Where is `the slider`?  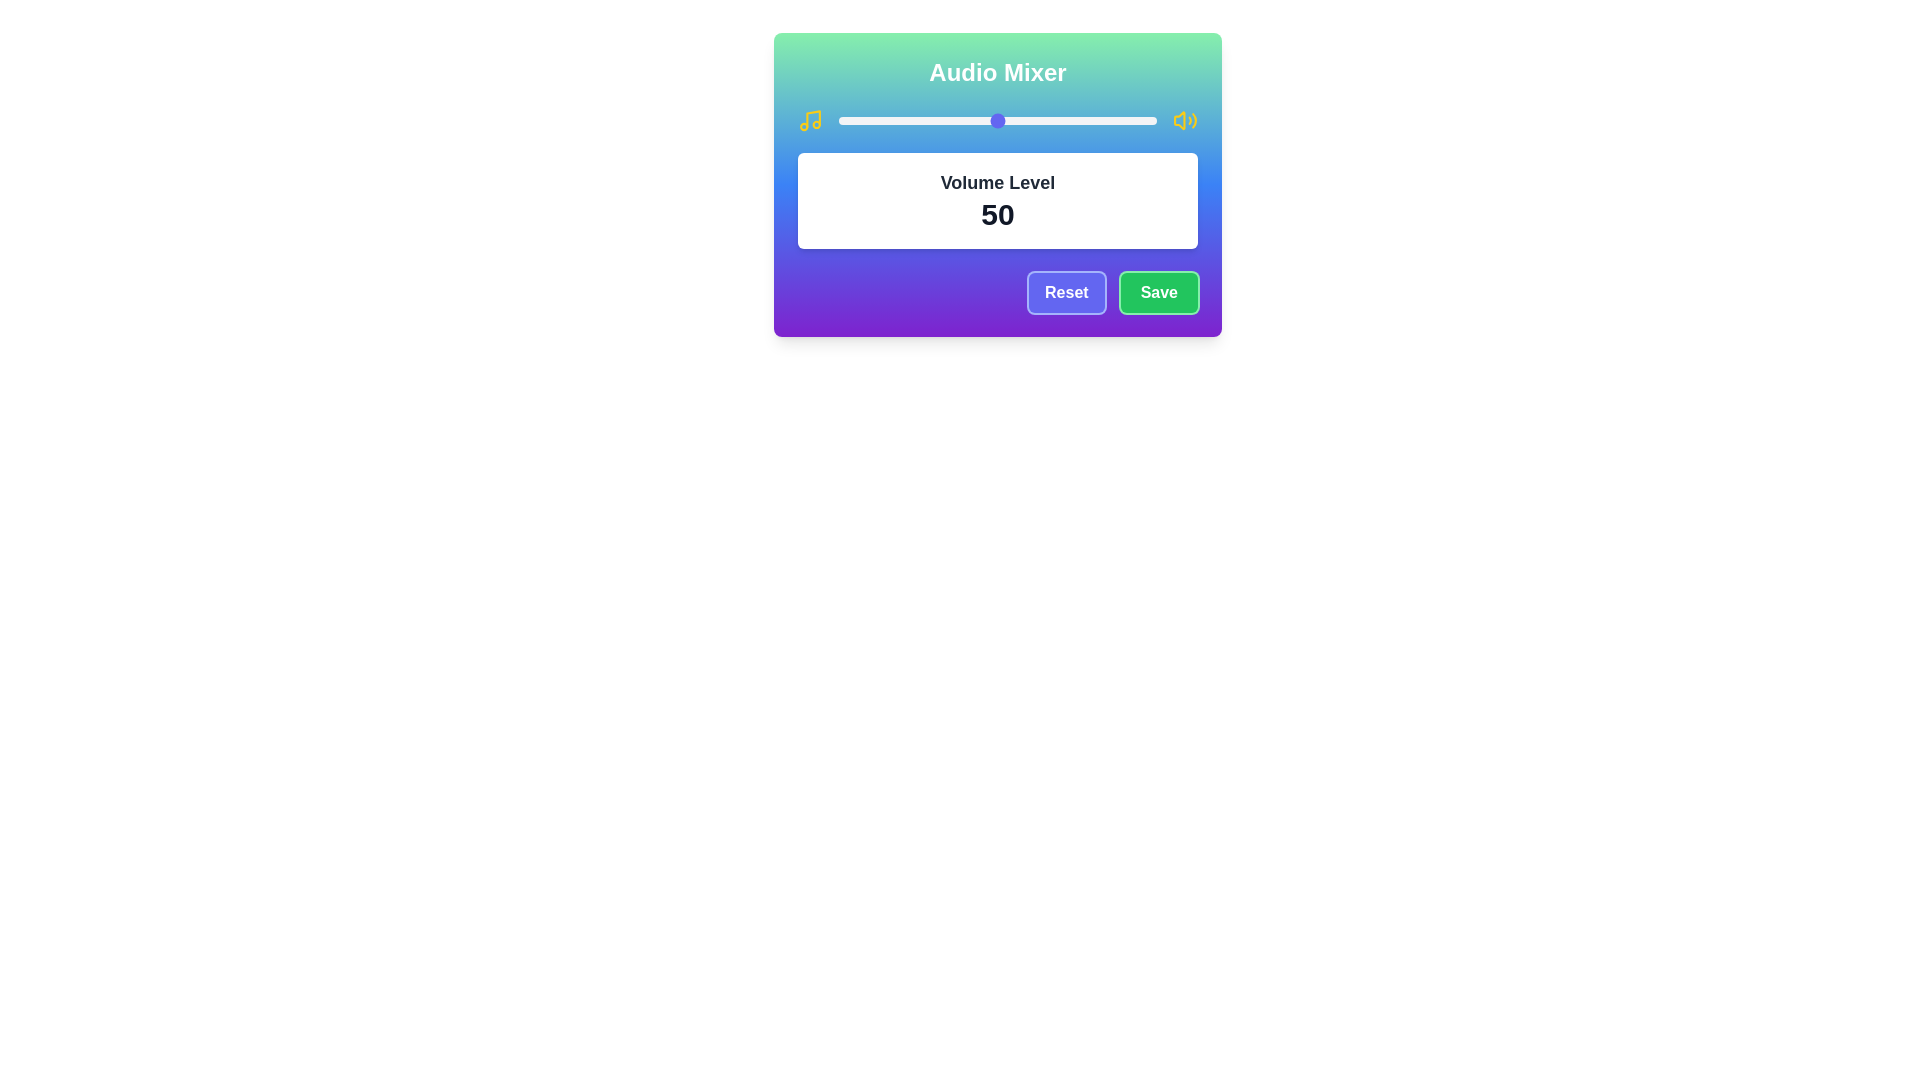 the slider is located at coordinates (975, 120).